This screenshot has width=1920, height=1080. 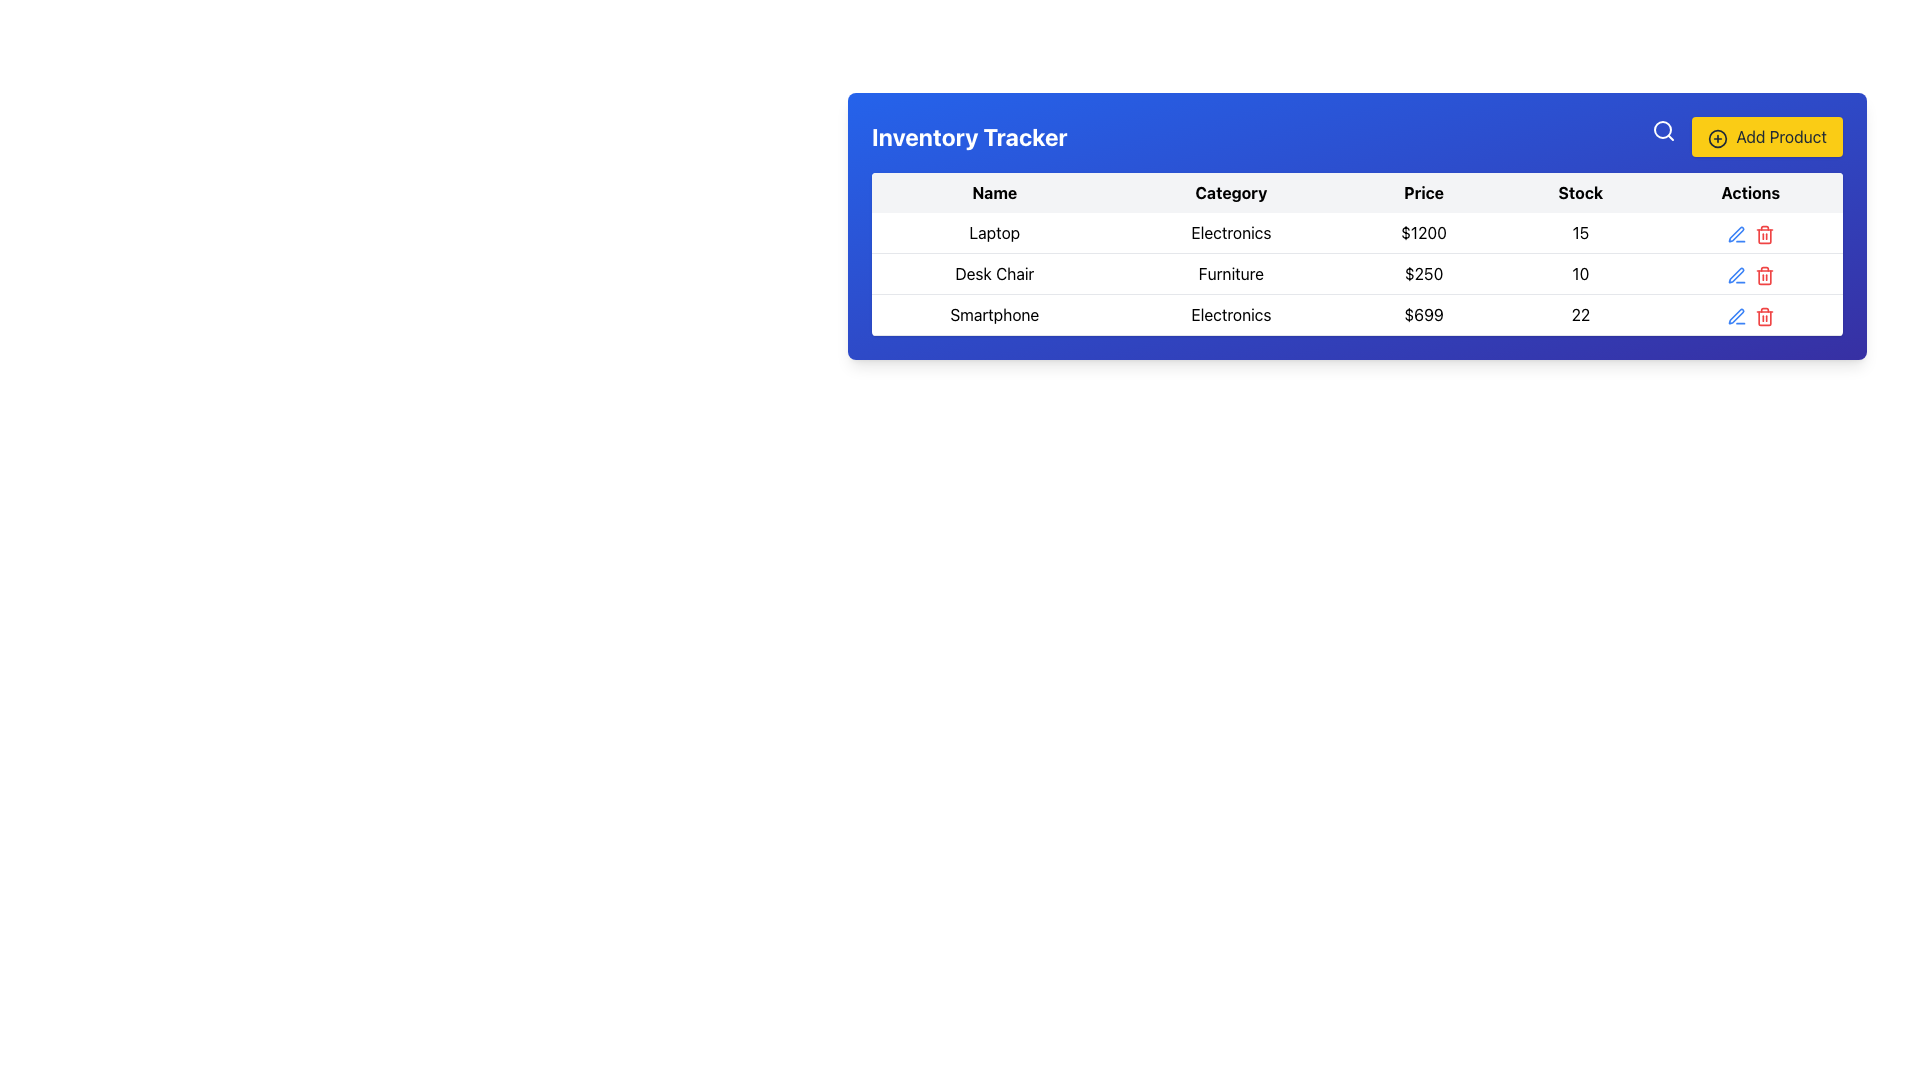 What do you see at coordinates (994, 192) in the screenshot?
I see `the 'Name' table header cell, which is the first header cell` at bounding box center [994, 192].